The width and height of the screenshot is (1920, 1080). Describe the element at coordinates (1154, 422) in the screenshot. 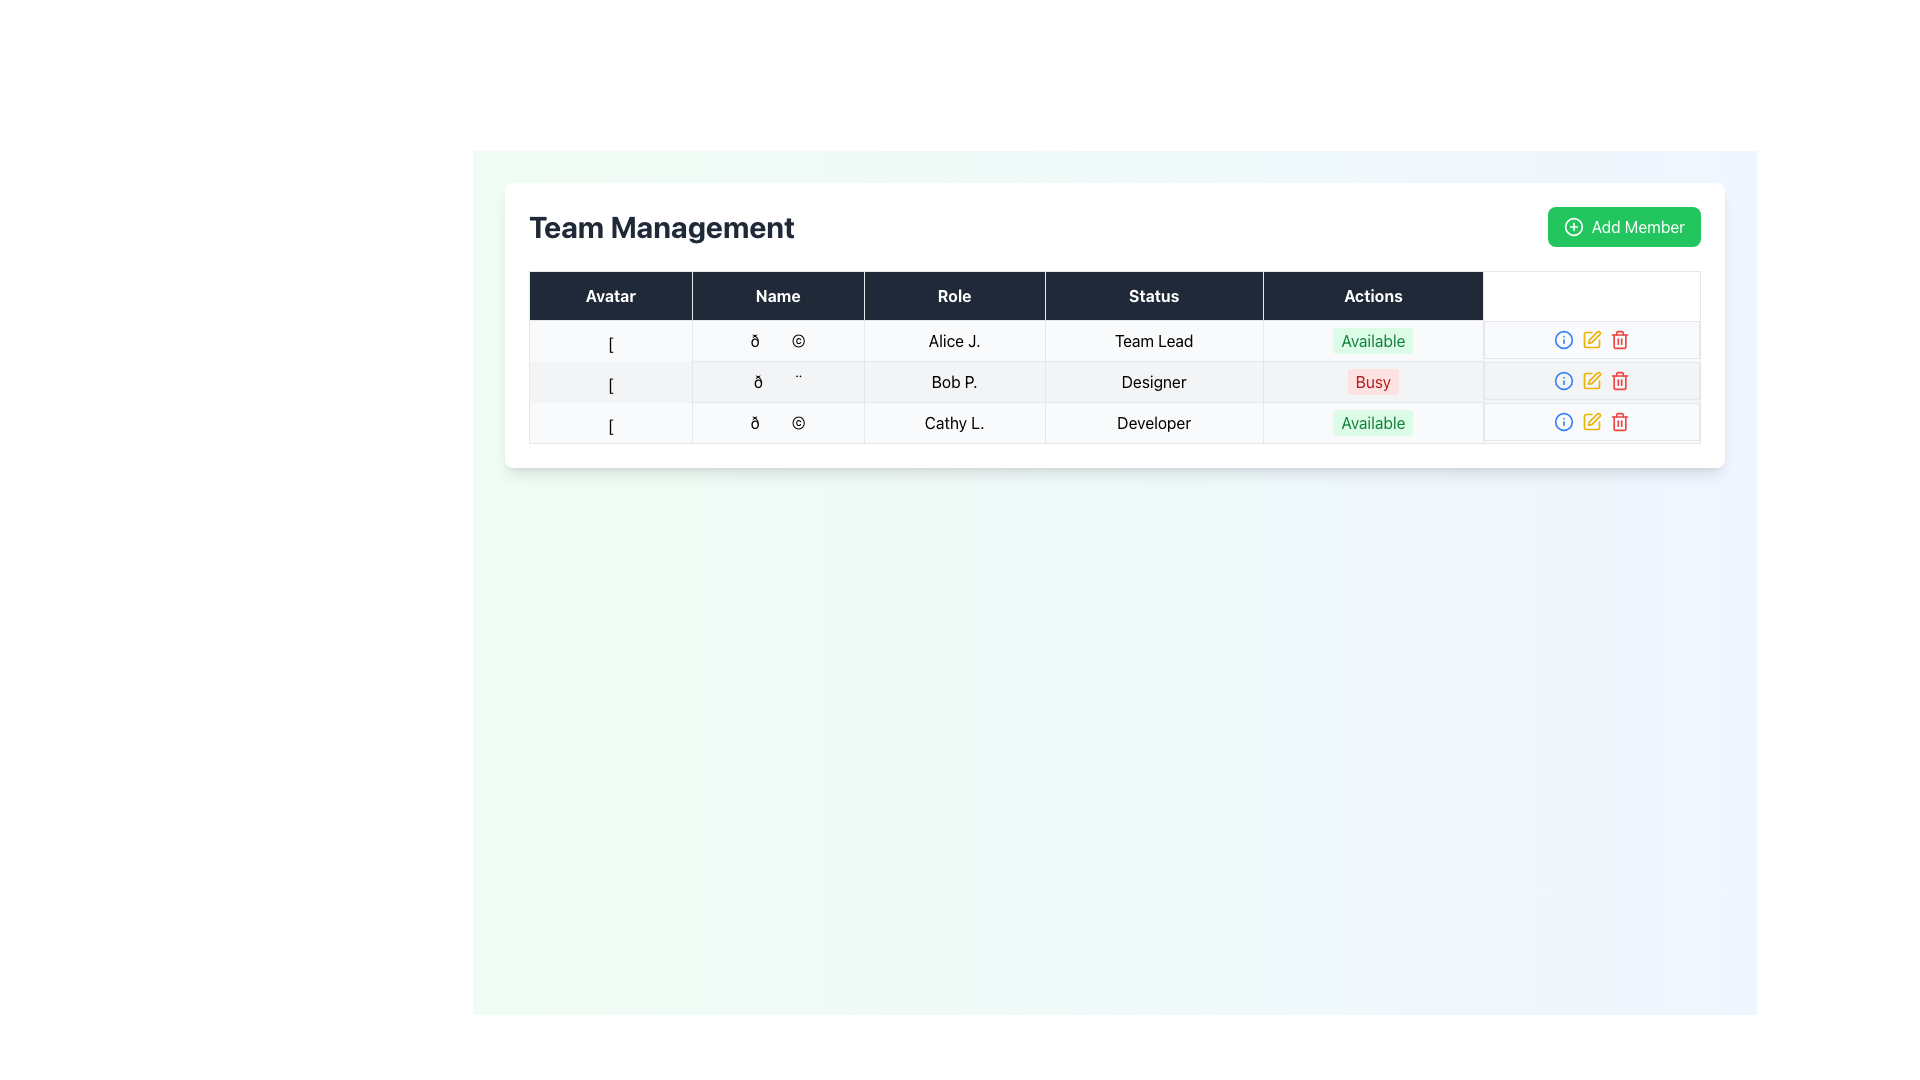

I see `the text label indicating the role of the individual` at that location.